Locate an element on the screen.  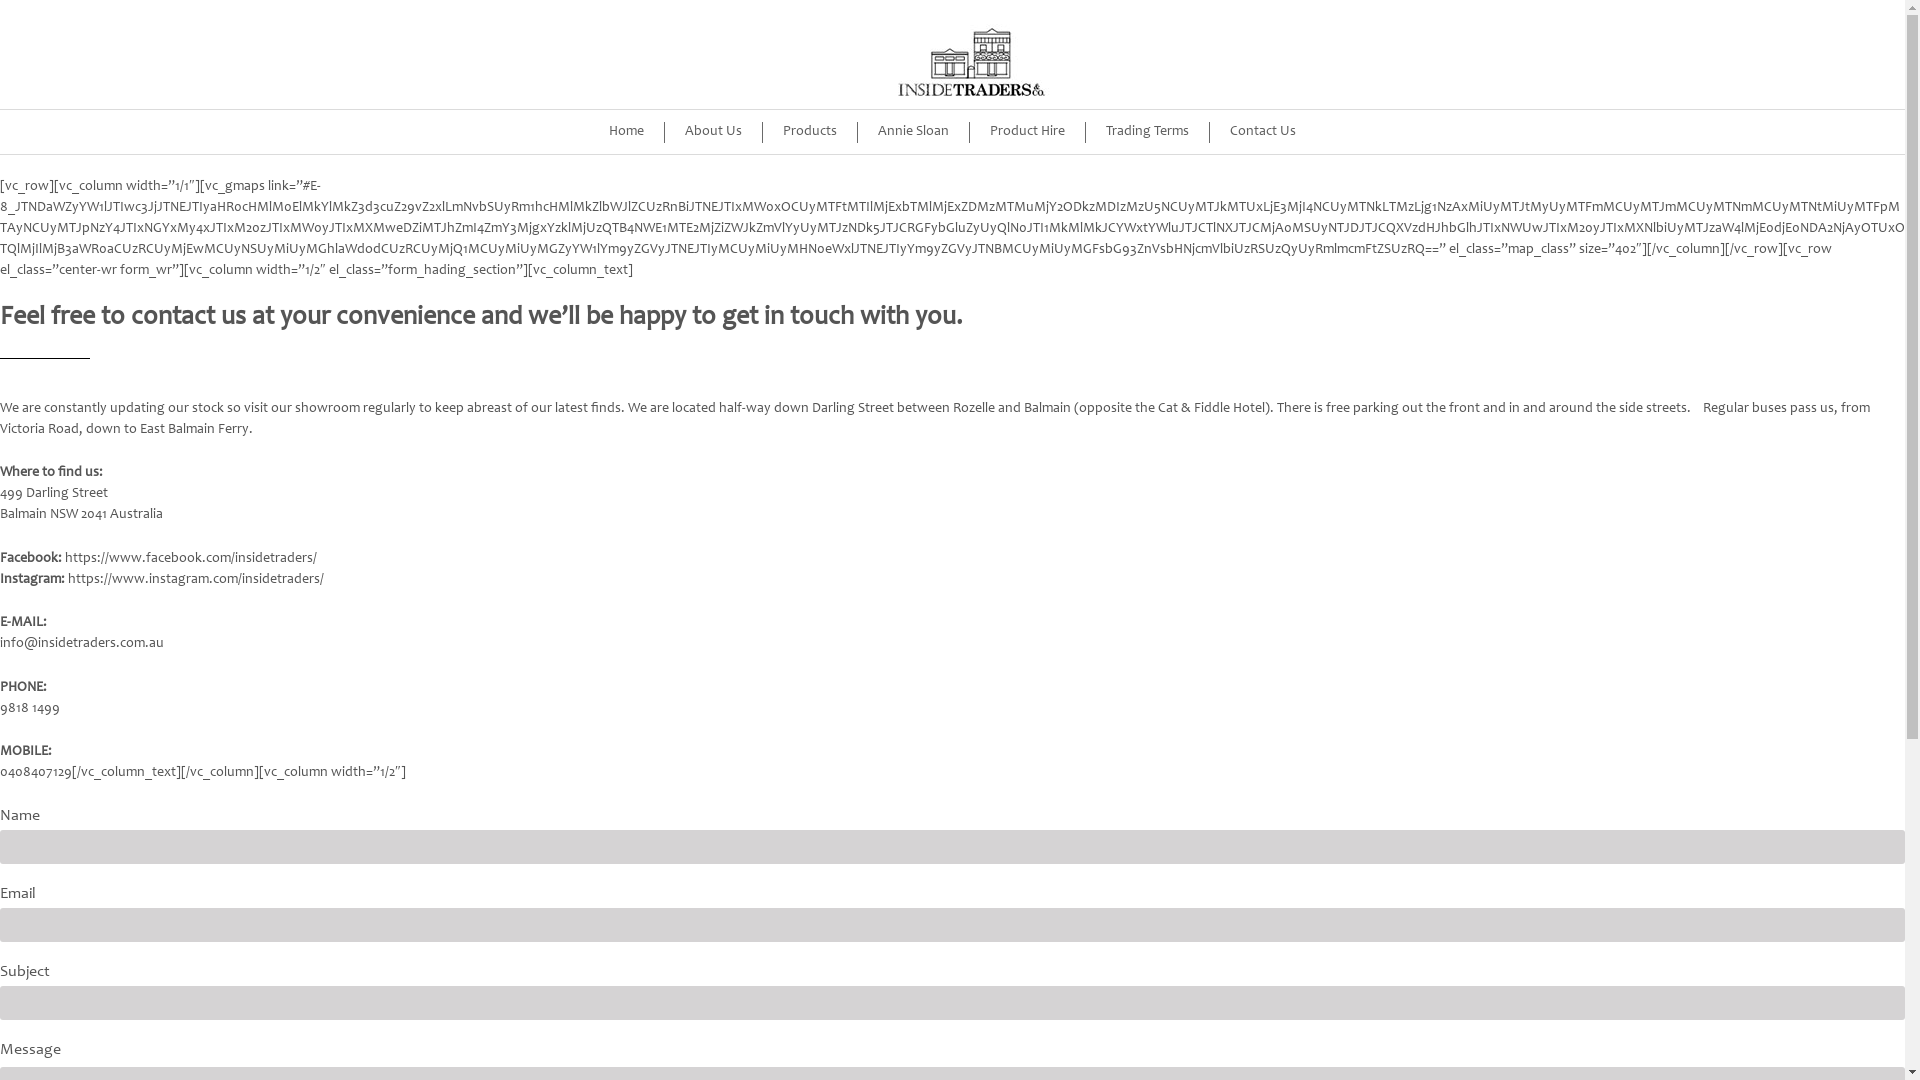
'Trading Terms' is located at coordinates (1147, 132).